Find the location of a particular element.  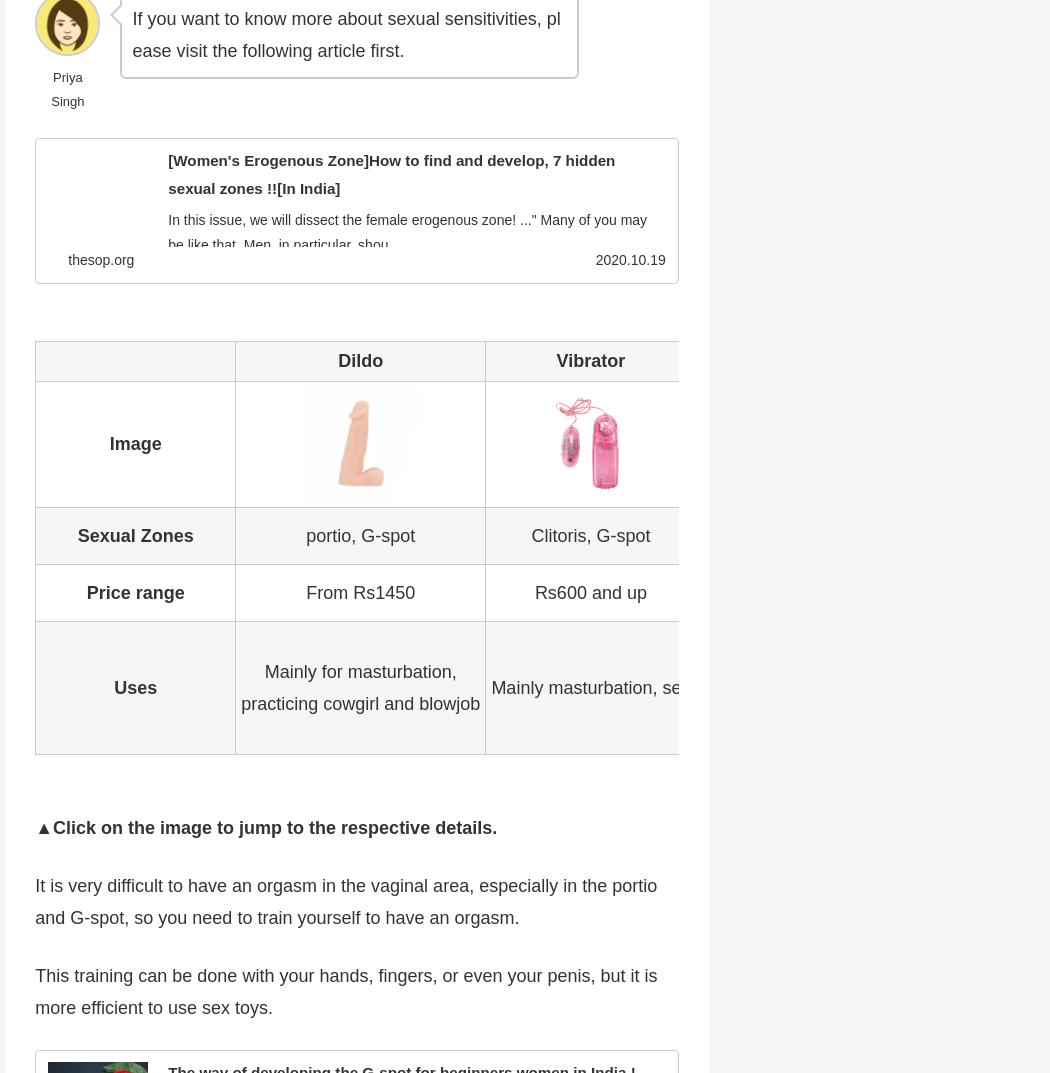

'Vibrator' is located at coordinates (589, 359).